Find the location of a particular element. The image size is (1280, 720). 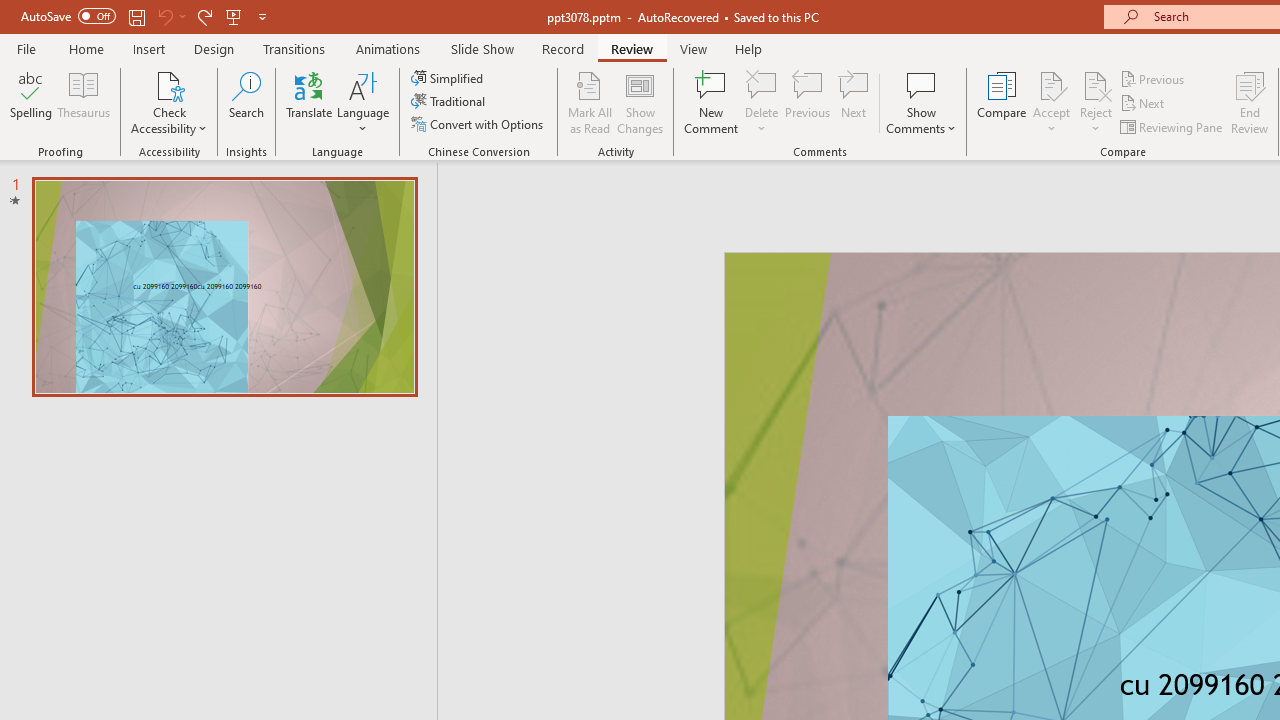

'Mark All as Read' is located at coordinates (589, 103).